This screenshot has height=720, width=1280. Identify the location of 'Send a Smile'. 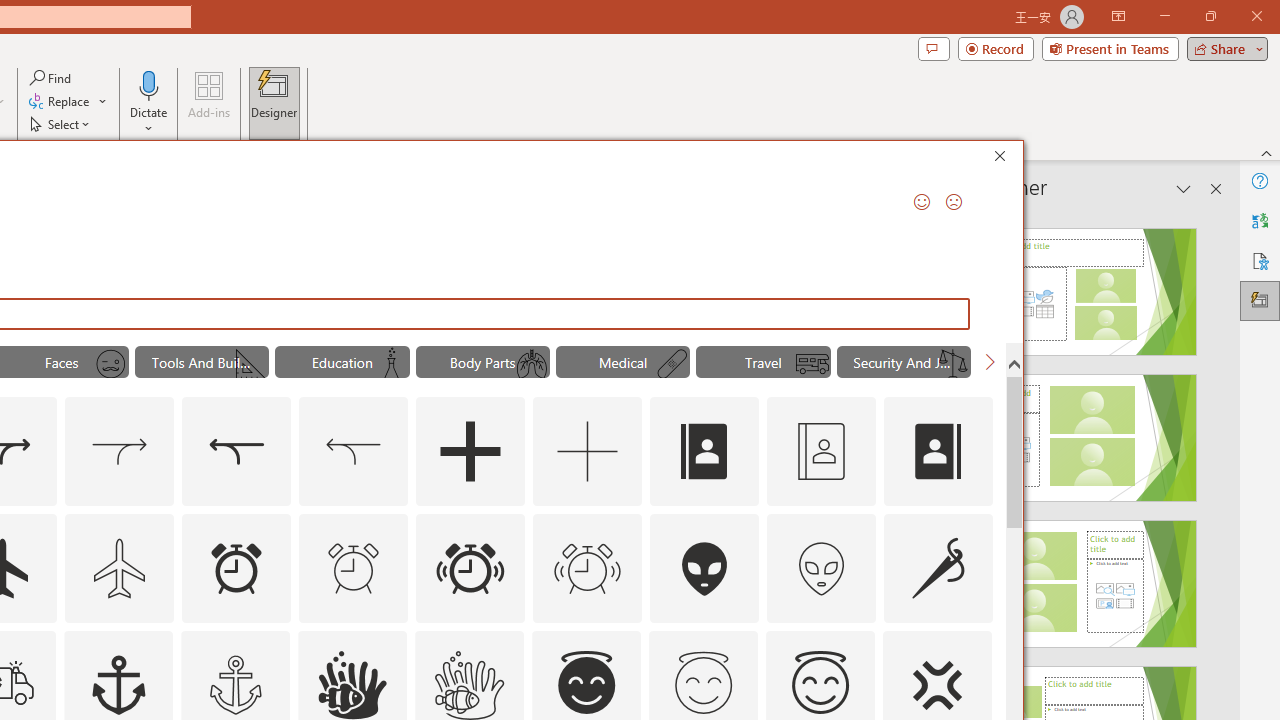
(921, 201).